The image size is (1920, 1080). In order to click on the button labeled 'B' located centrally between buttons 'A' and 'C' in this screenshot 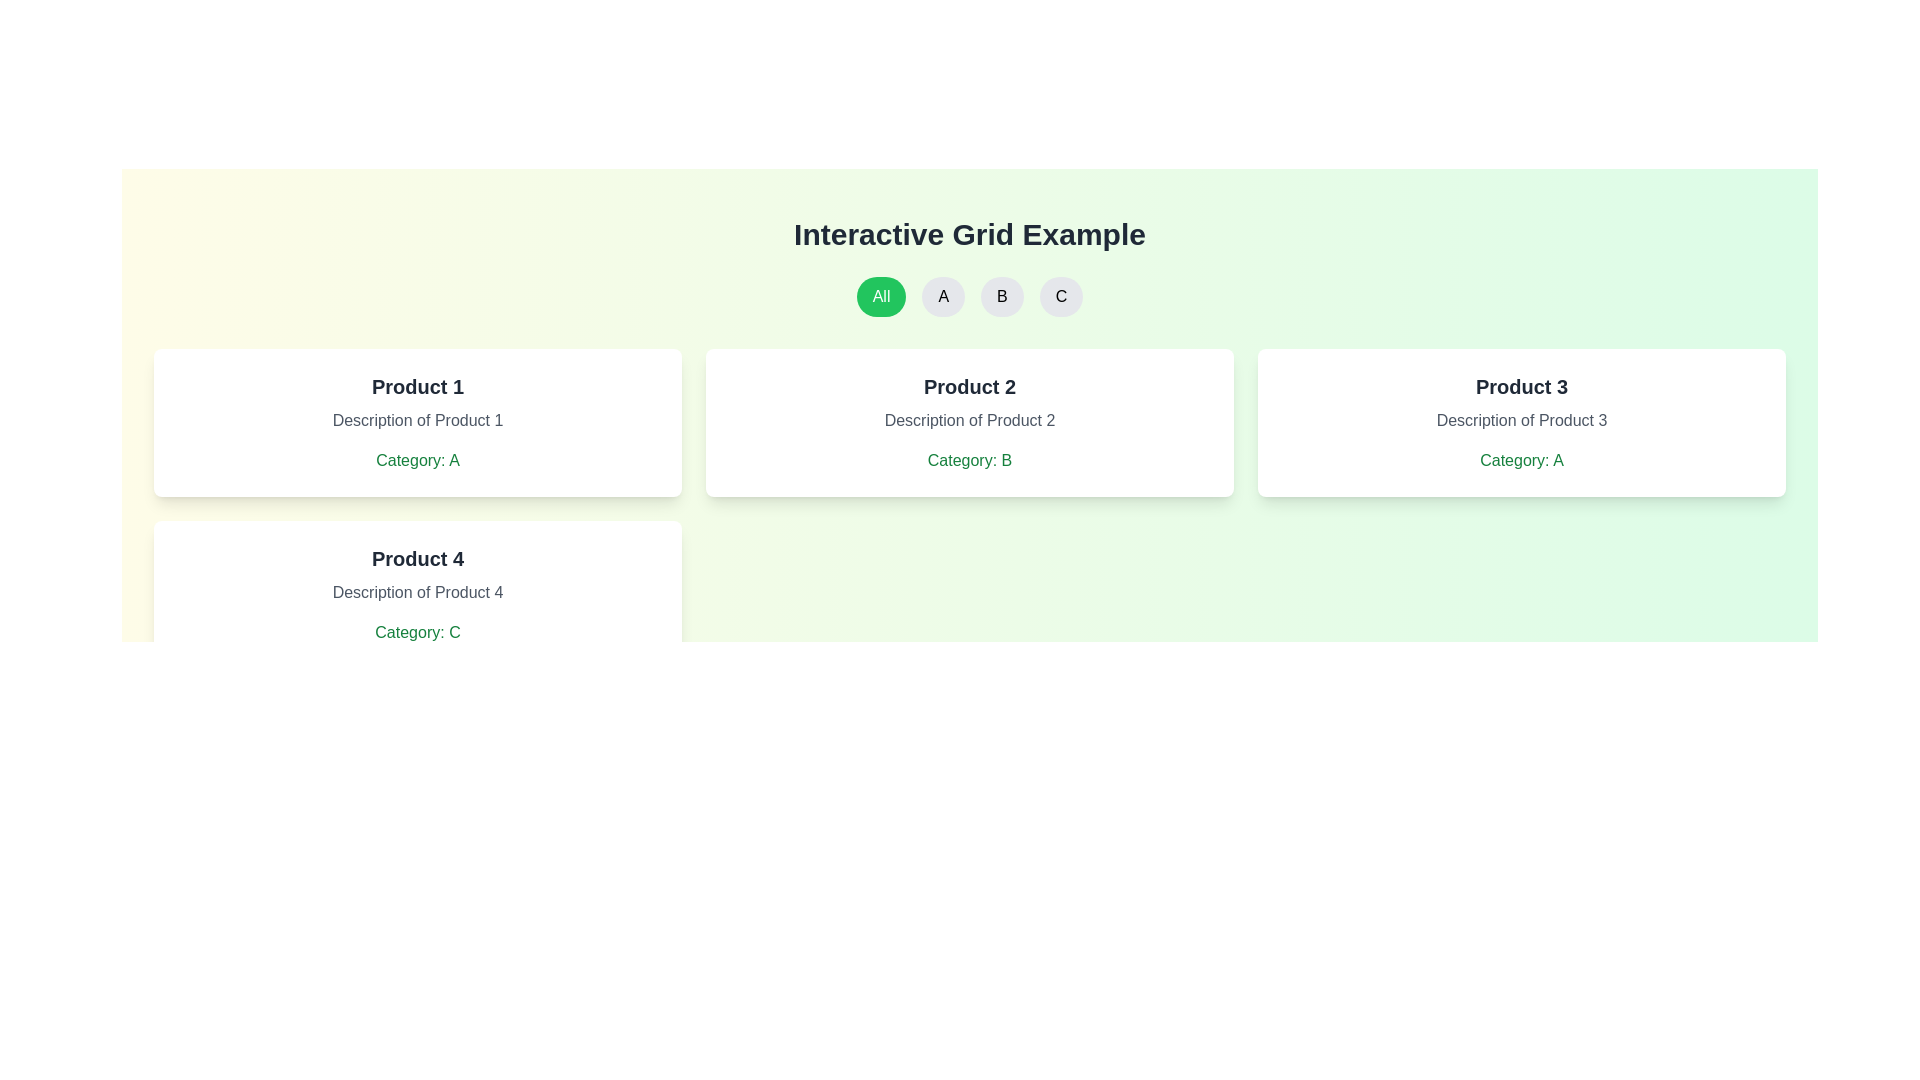, I will do `click(969, 297)`.